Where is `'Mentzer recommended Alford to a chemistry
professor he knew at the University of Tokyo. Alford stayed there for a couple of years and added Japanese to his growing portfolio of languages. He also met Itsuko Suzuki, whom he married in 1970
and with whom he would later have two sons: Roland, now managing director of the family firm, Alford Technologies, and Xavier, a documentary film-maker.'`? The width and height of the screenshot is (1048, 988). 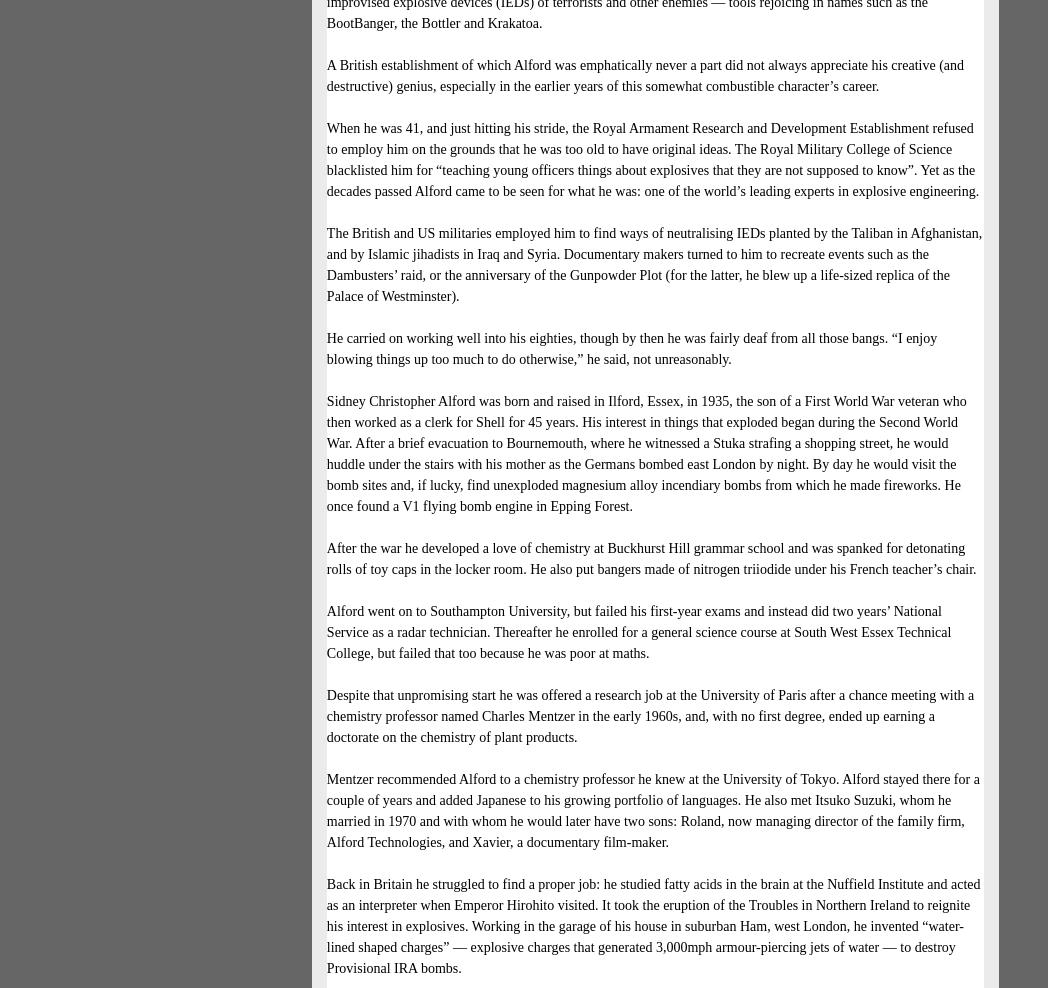 'Mentzer recommended Alford to a chemistry
professor he knew at the University of Tokyo. Alford stayed there for a couple of years and added Japanese to his growing portfolio of languages. He also met Itsuko Suzuki, whom he married in 1970
and with whom he would later have two sons: Roland, now managing director of the family firm, Alford Technologies, and Xavier, a documentary film-maker.' is located at coordinates (651, 811).